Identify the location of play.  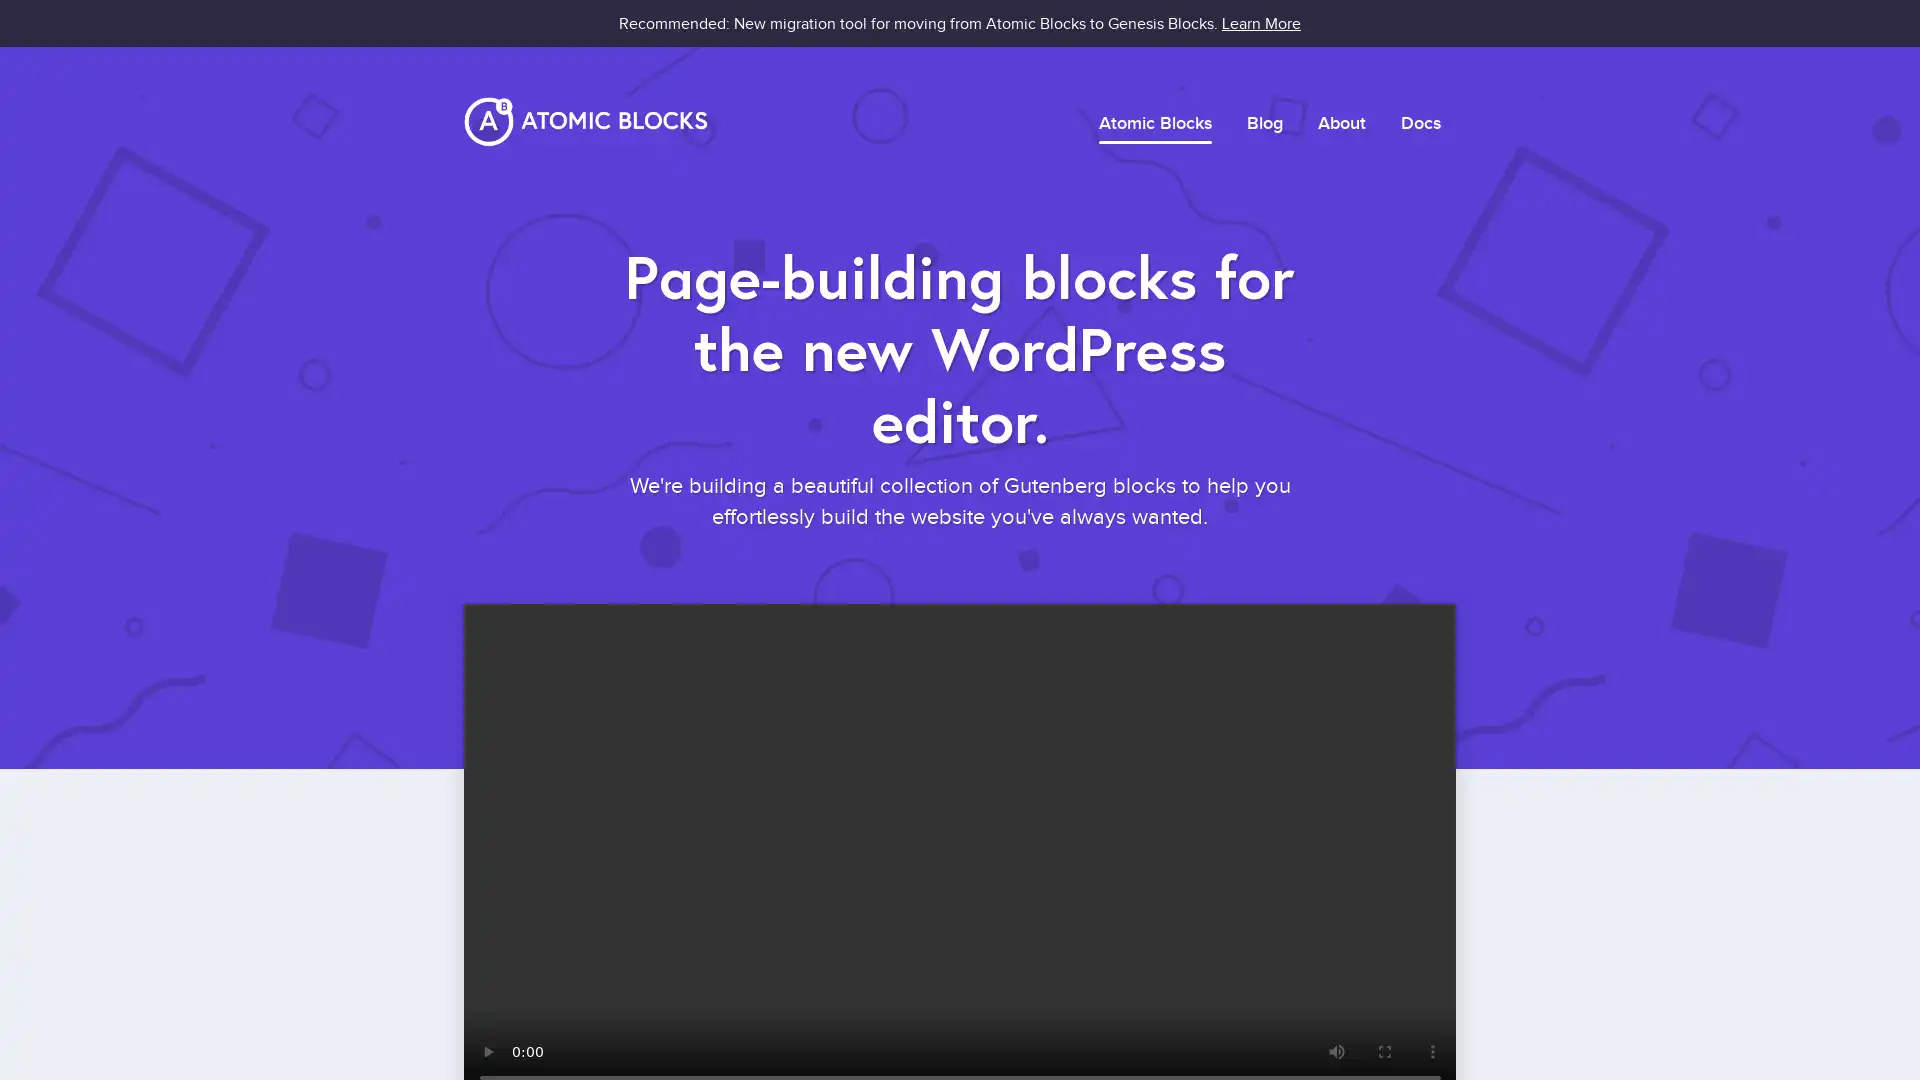
(486, 1051).